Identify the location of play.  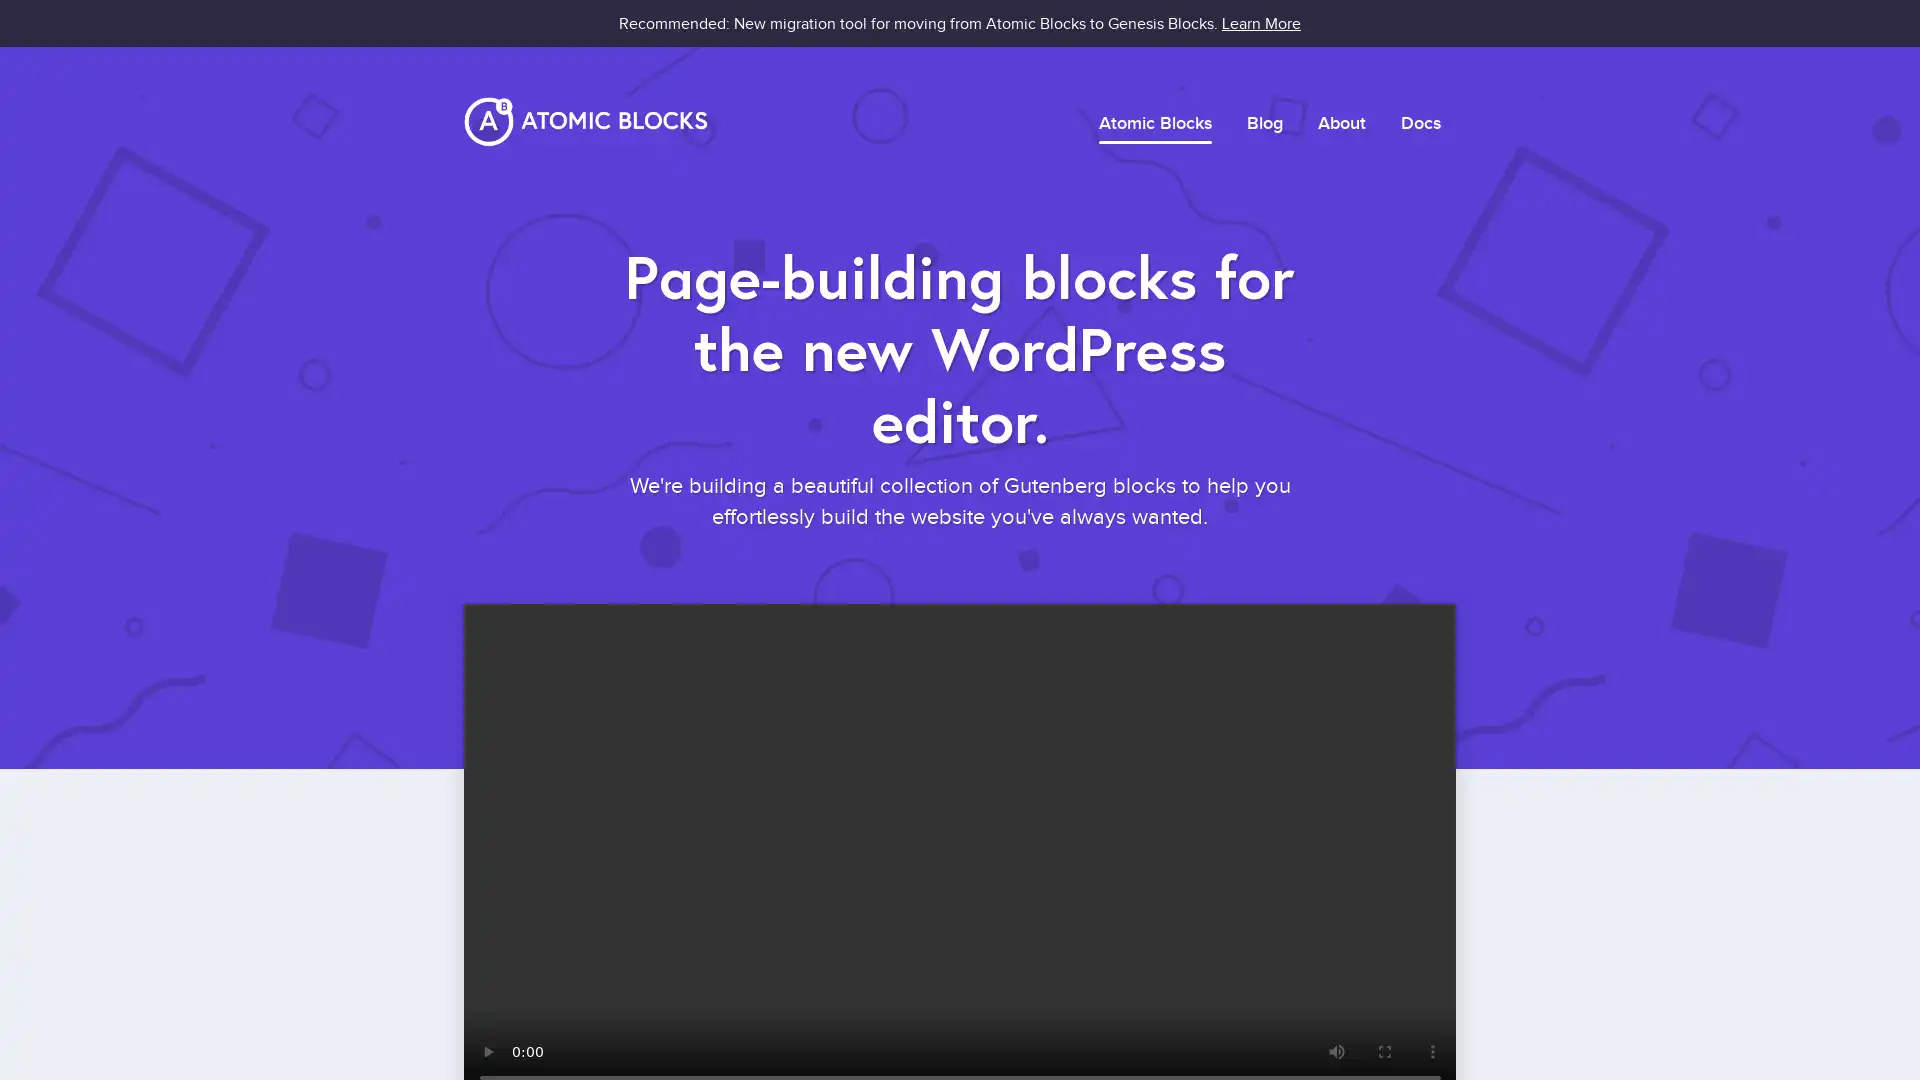
(486, 1051).